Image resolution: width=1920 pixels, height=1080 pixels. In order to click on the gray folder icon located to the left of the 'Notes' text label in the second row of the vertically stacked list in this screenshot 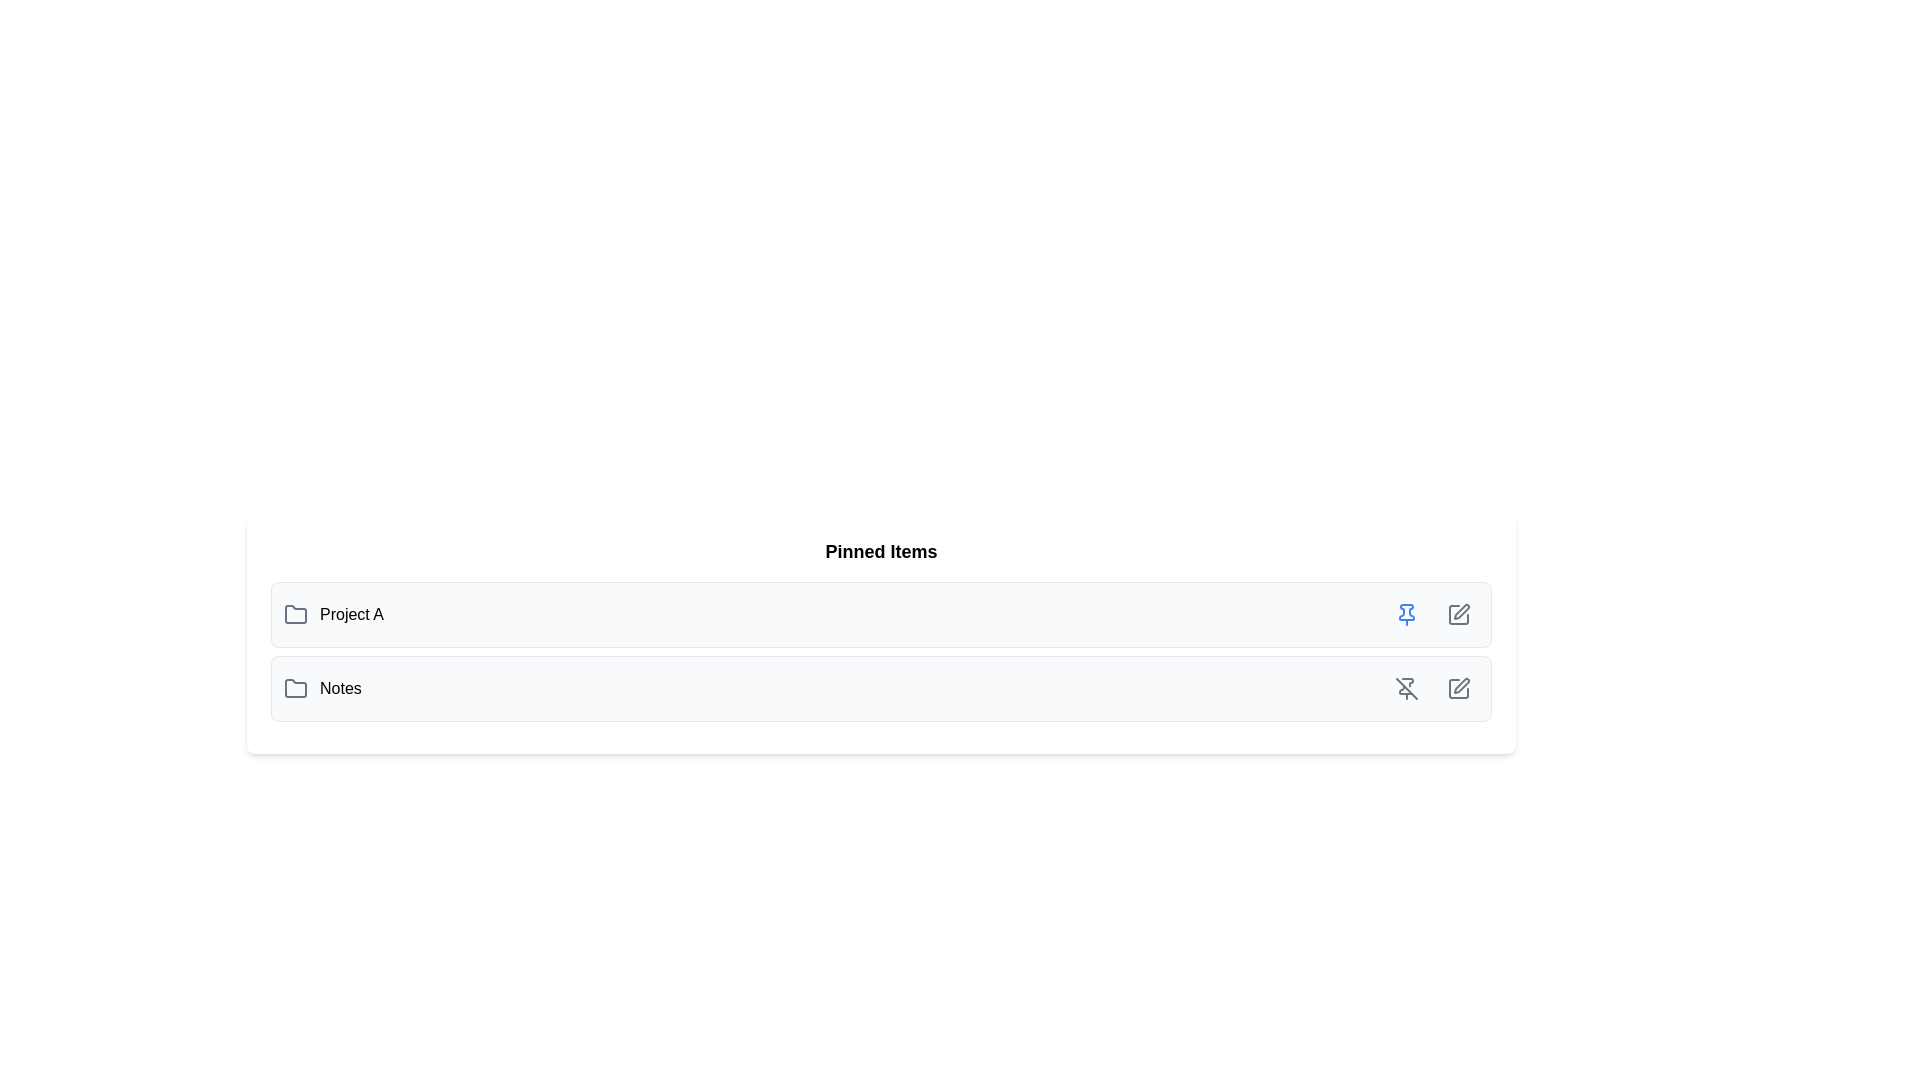, I will do `click(295, 688)`.